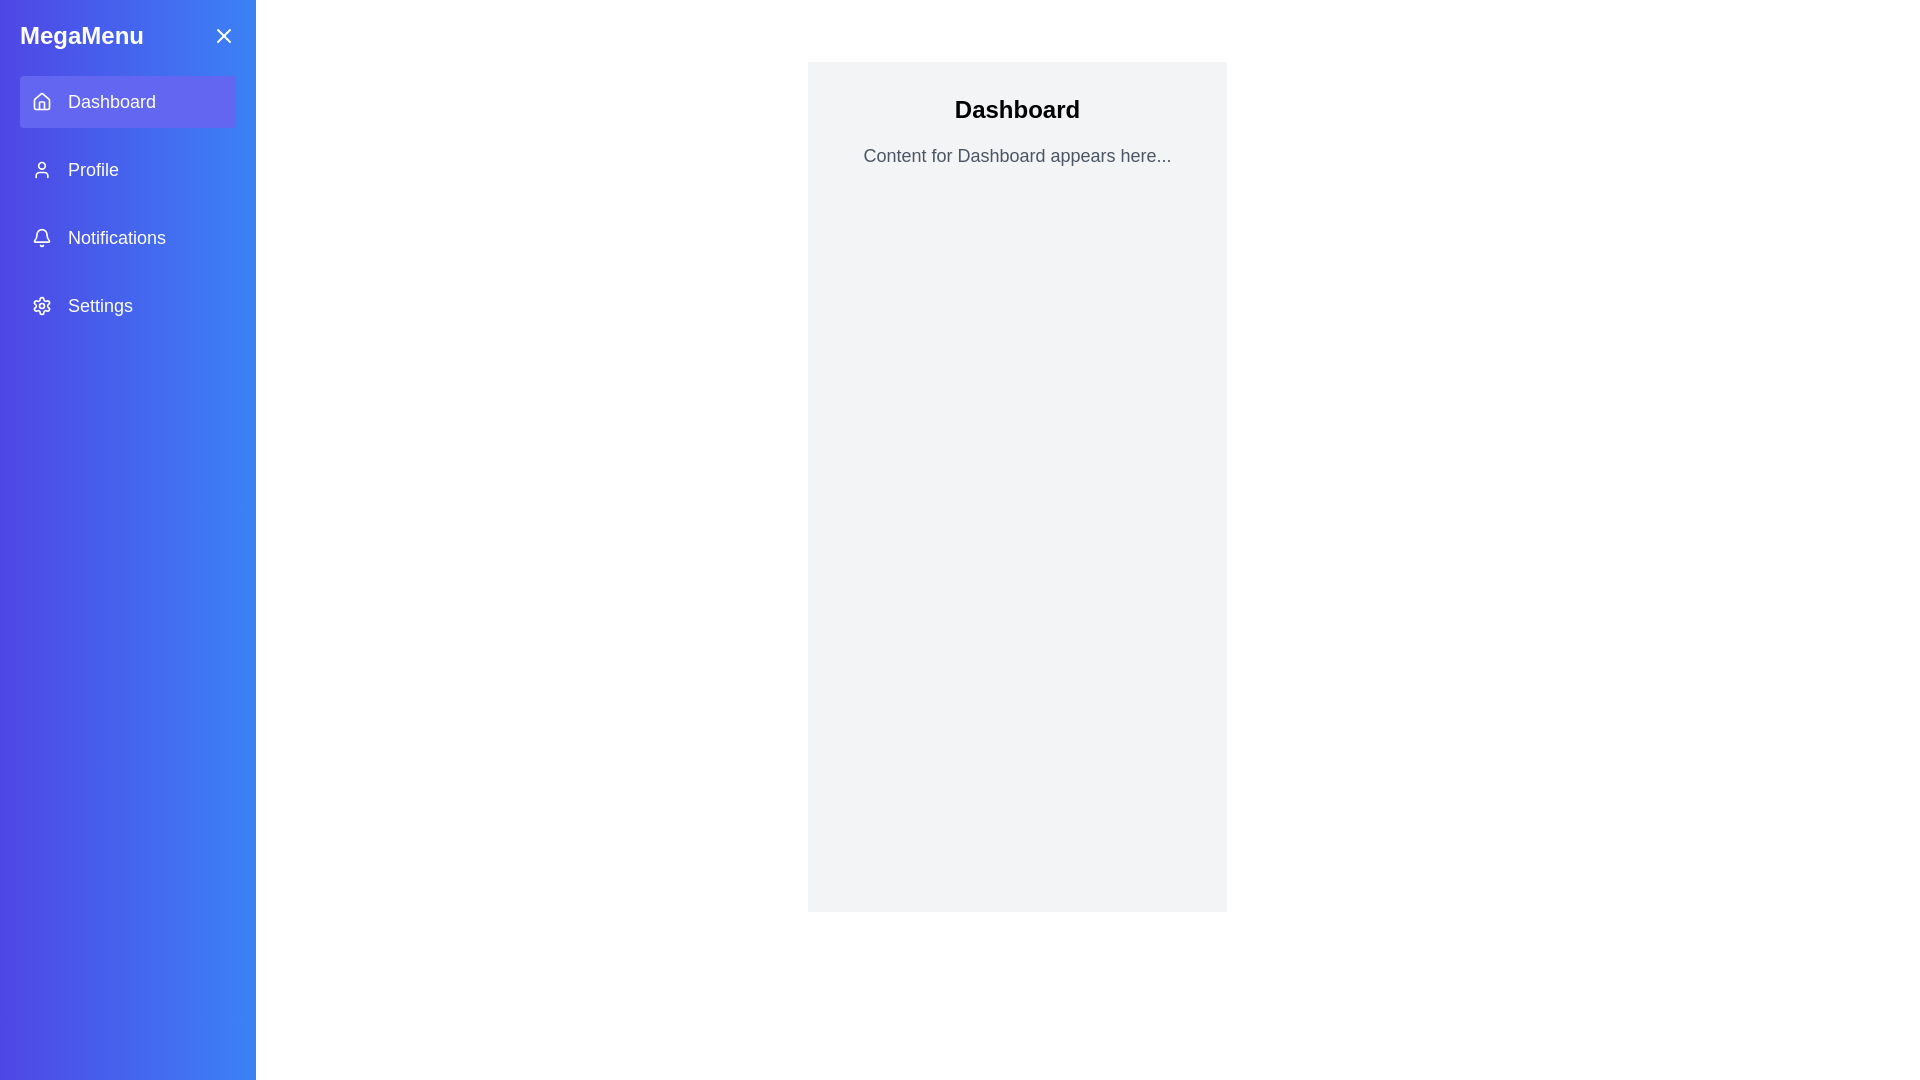  I want to click on the second menu item in the vertical menu that provides access to profile-related information or settings, so click(127, 168).